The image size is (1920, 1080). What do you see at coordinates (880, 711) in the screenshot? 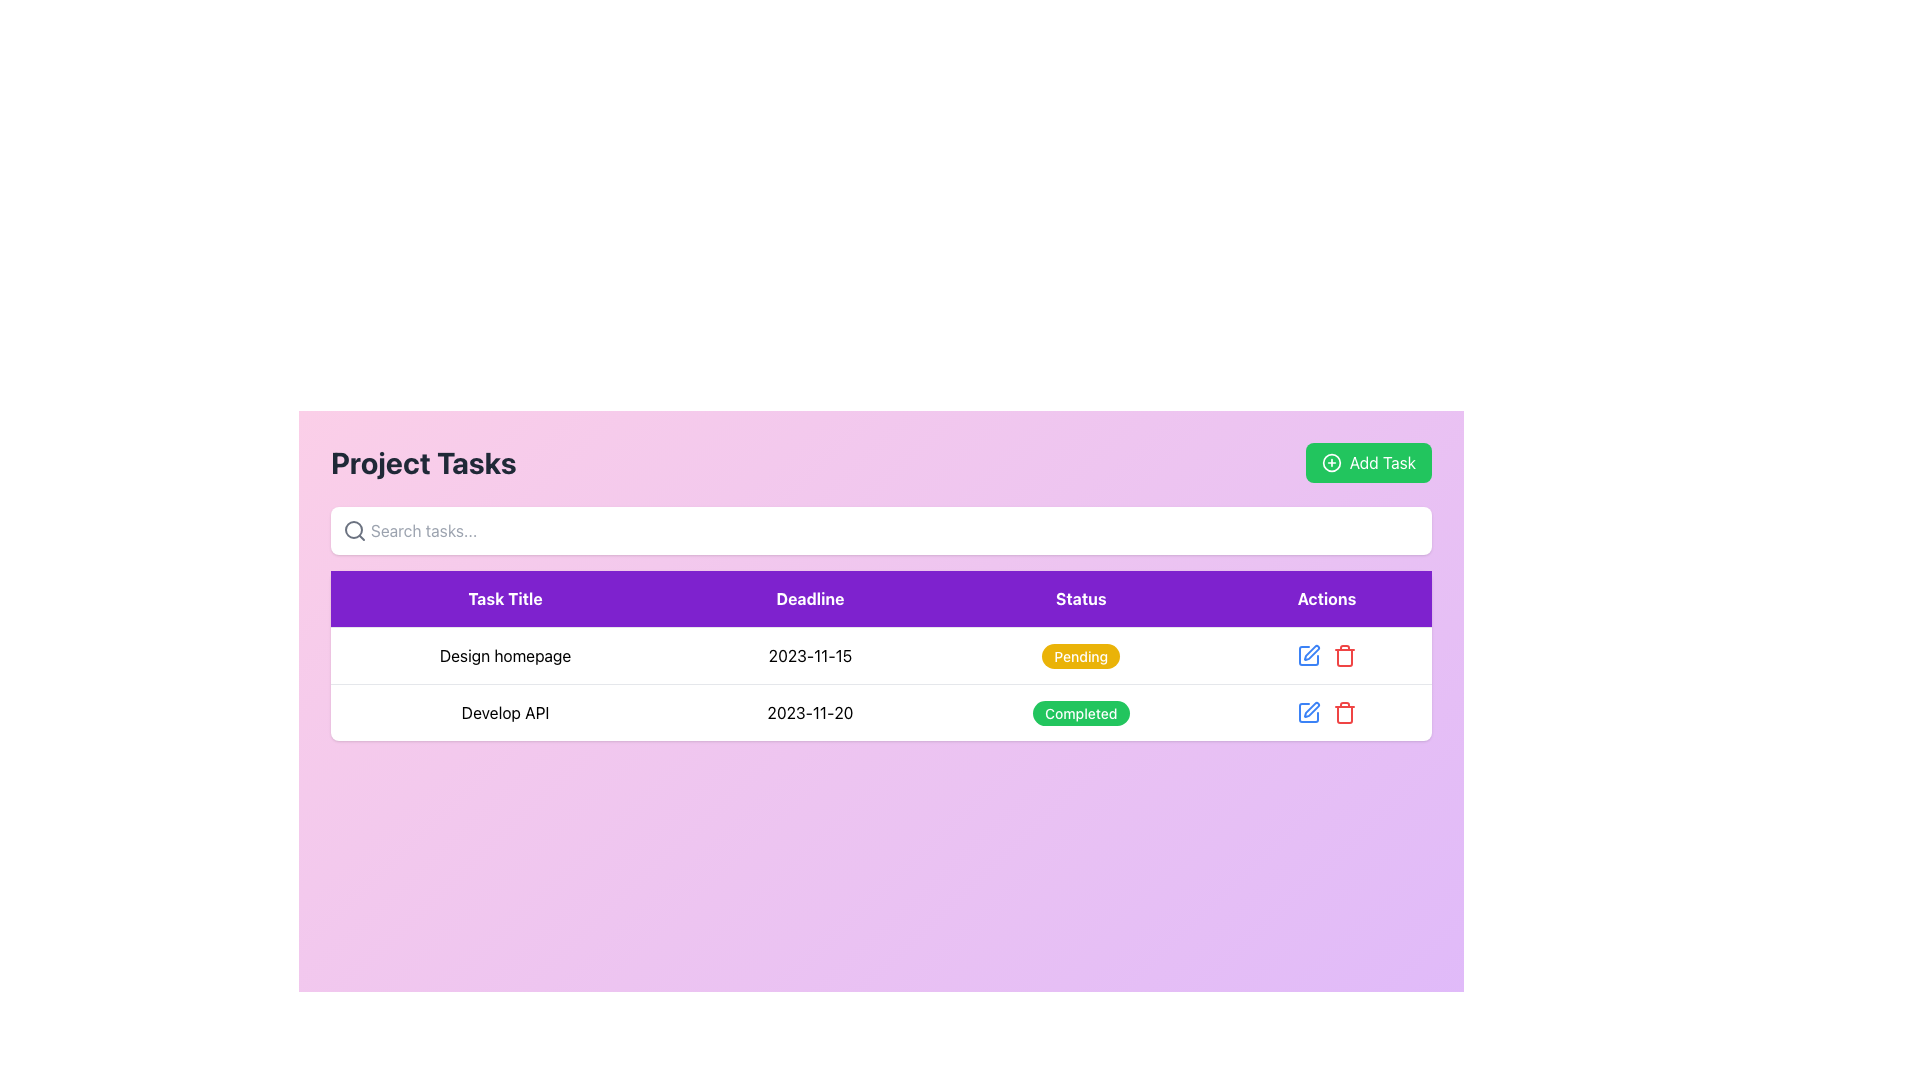
I see `the second row of the task table displaying the title 'Develop API', the date '2023-11-20', and the status 'Completed'` at bounding box center [880, 711].